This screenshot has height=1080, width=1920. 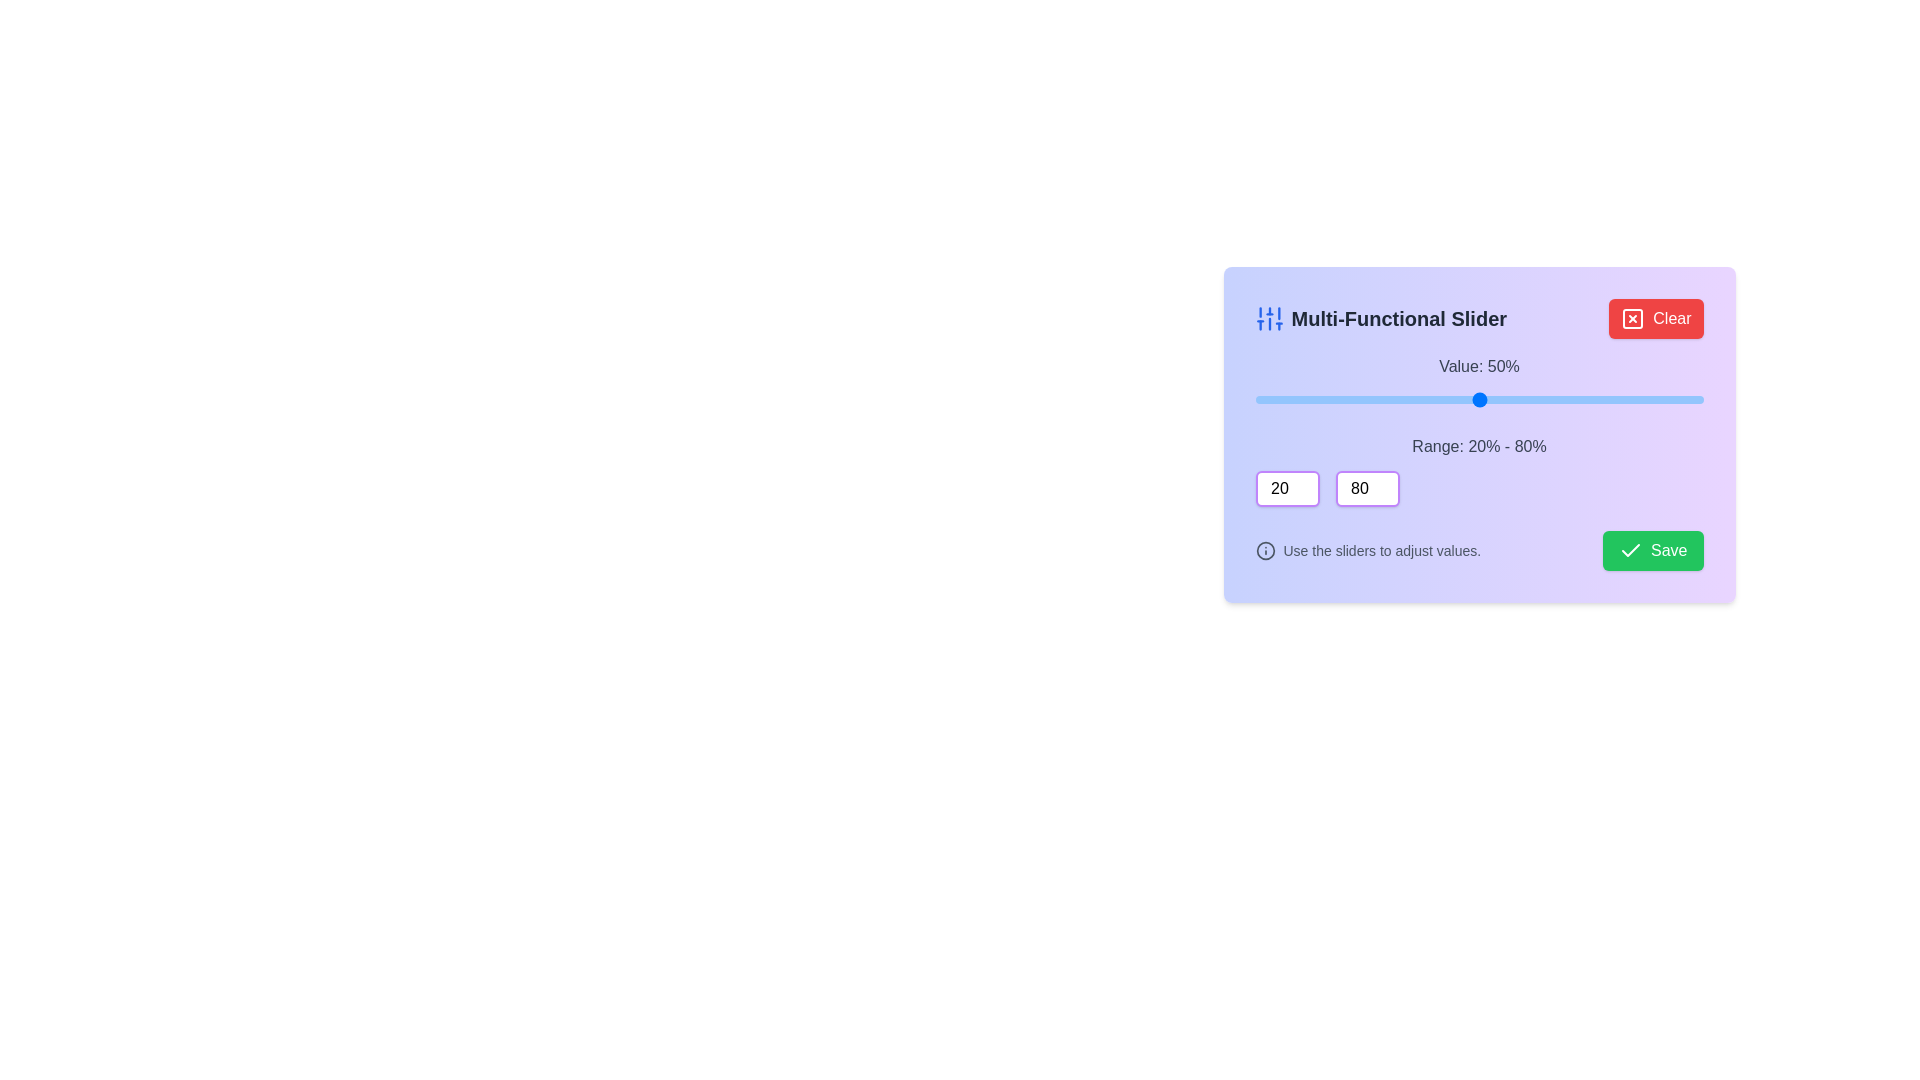 I want to click on the circular background portion of the information icon, which is part of an icon component indicating information, so click(x=1264, y=551).